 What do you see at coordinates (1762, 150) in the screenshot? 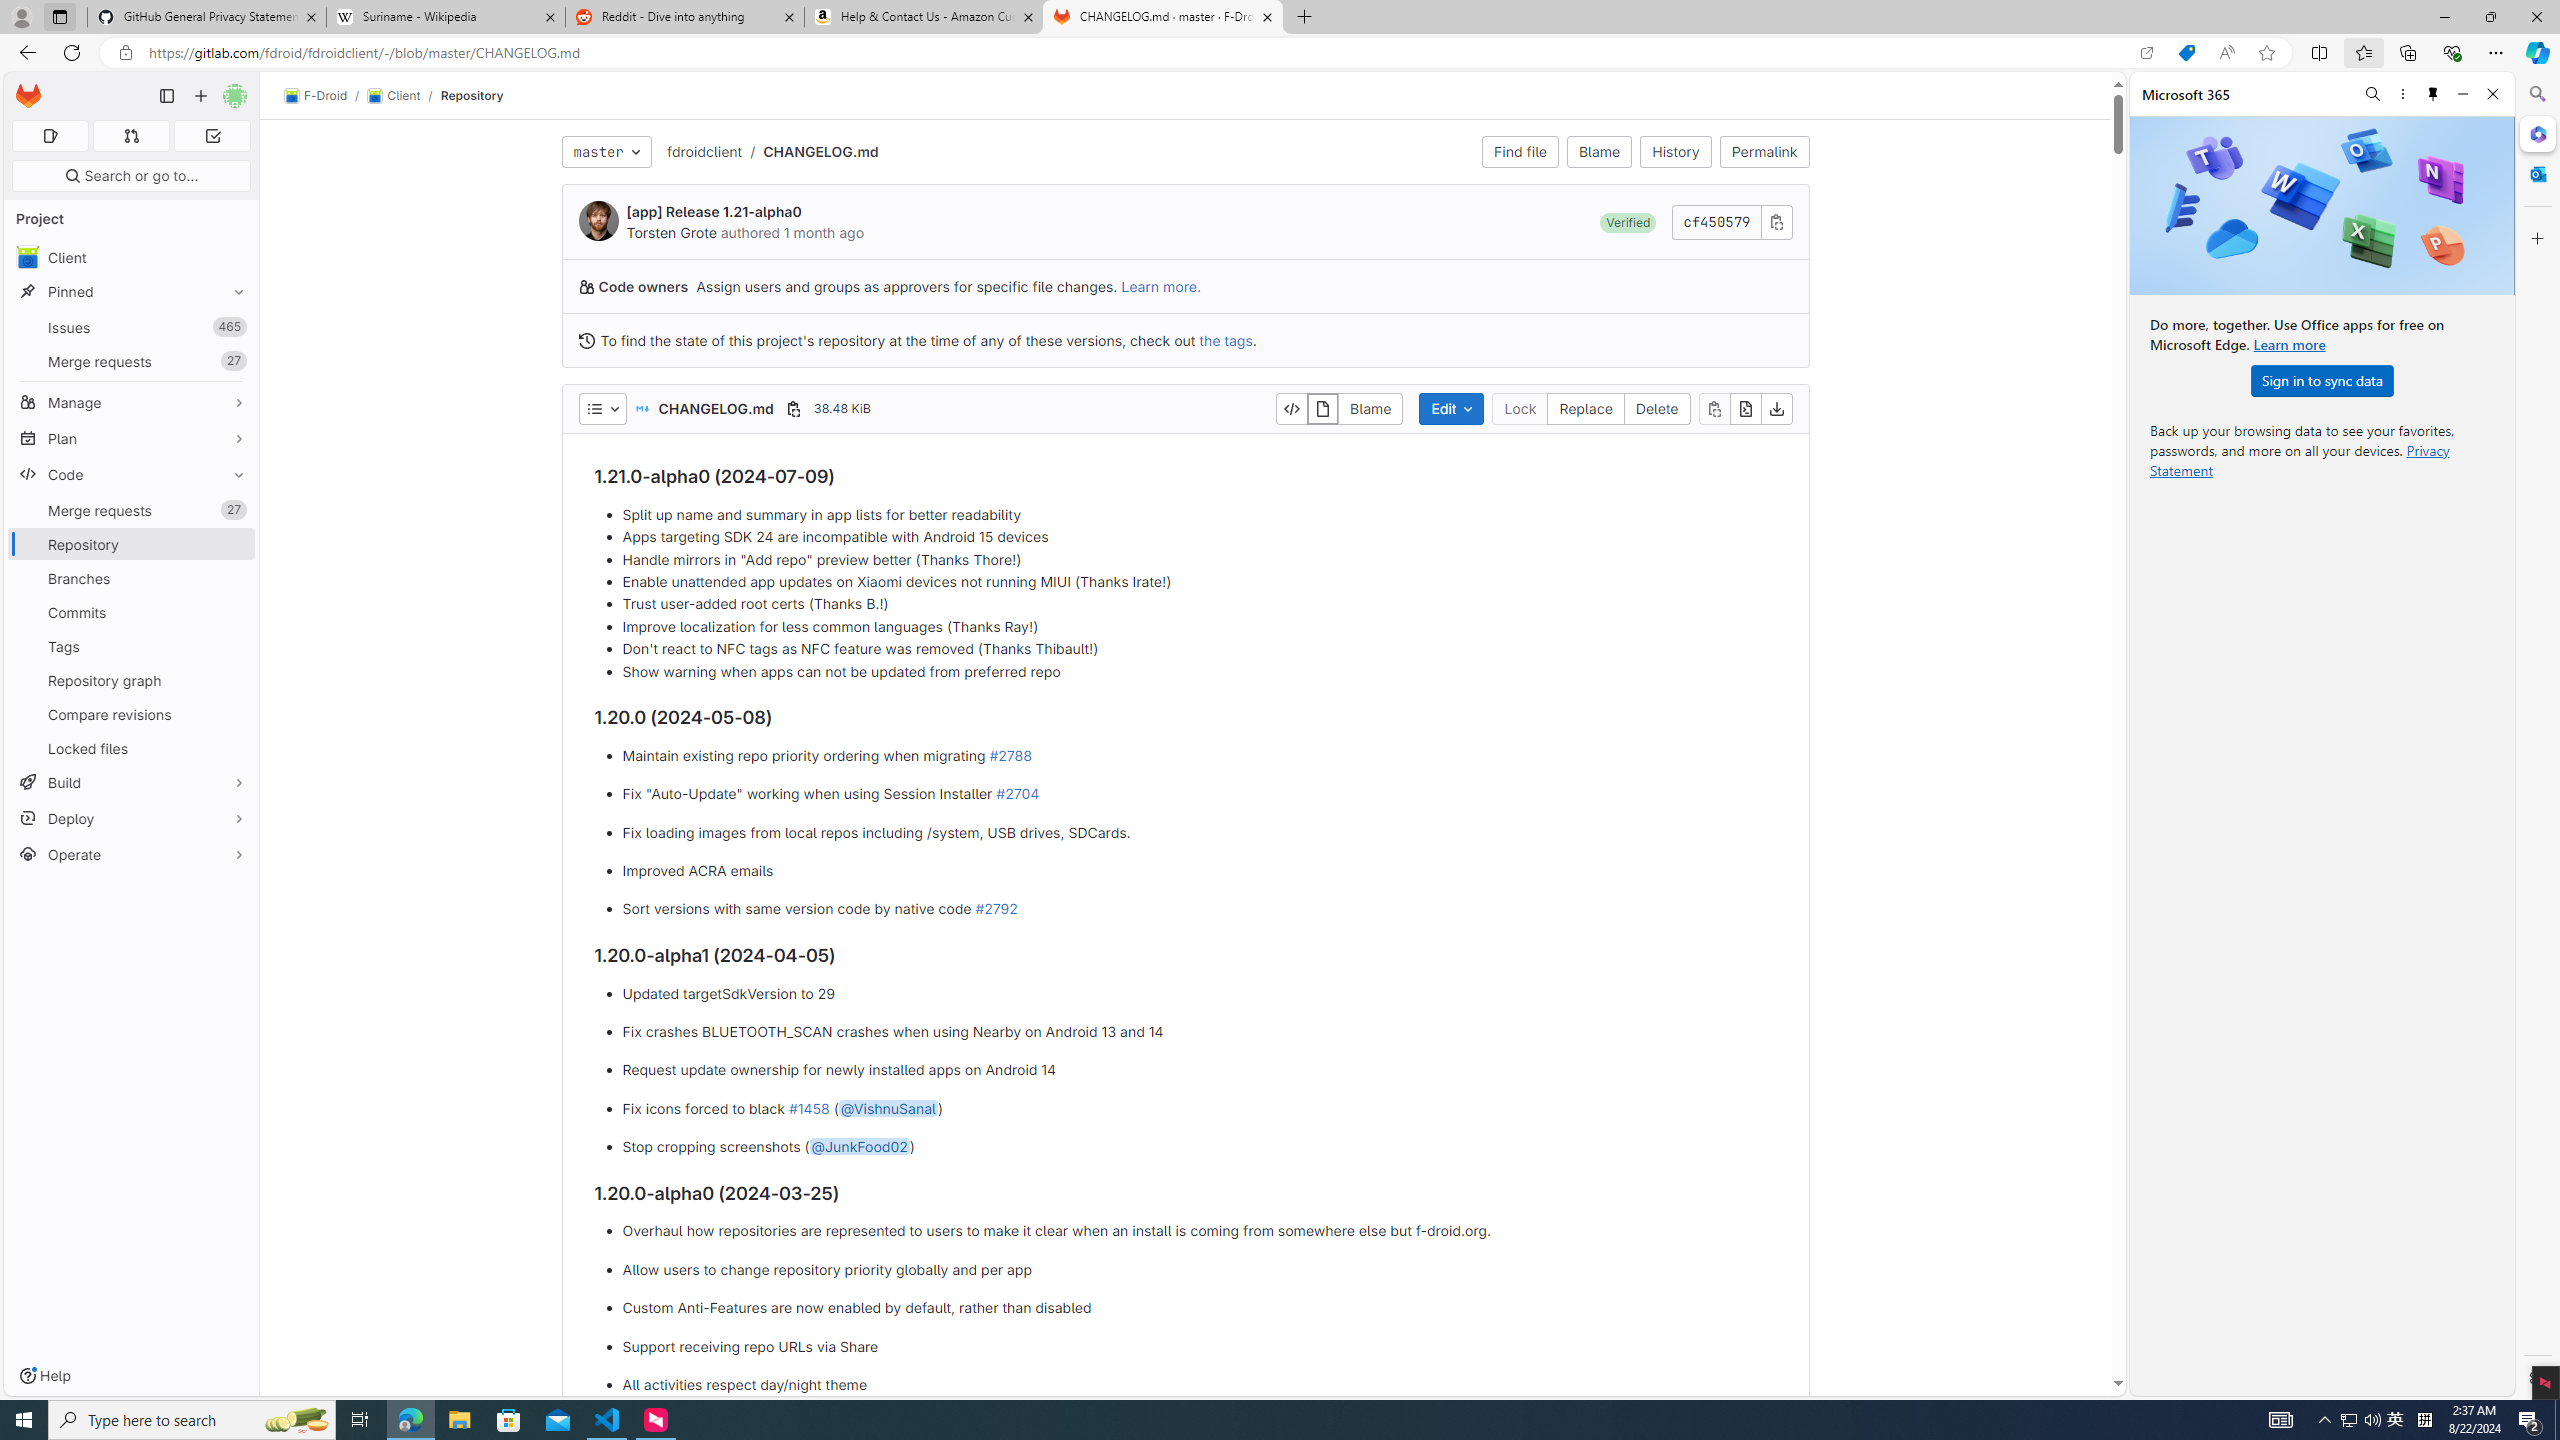
I see `'Permalink'` at bounding box center [1762, 150].